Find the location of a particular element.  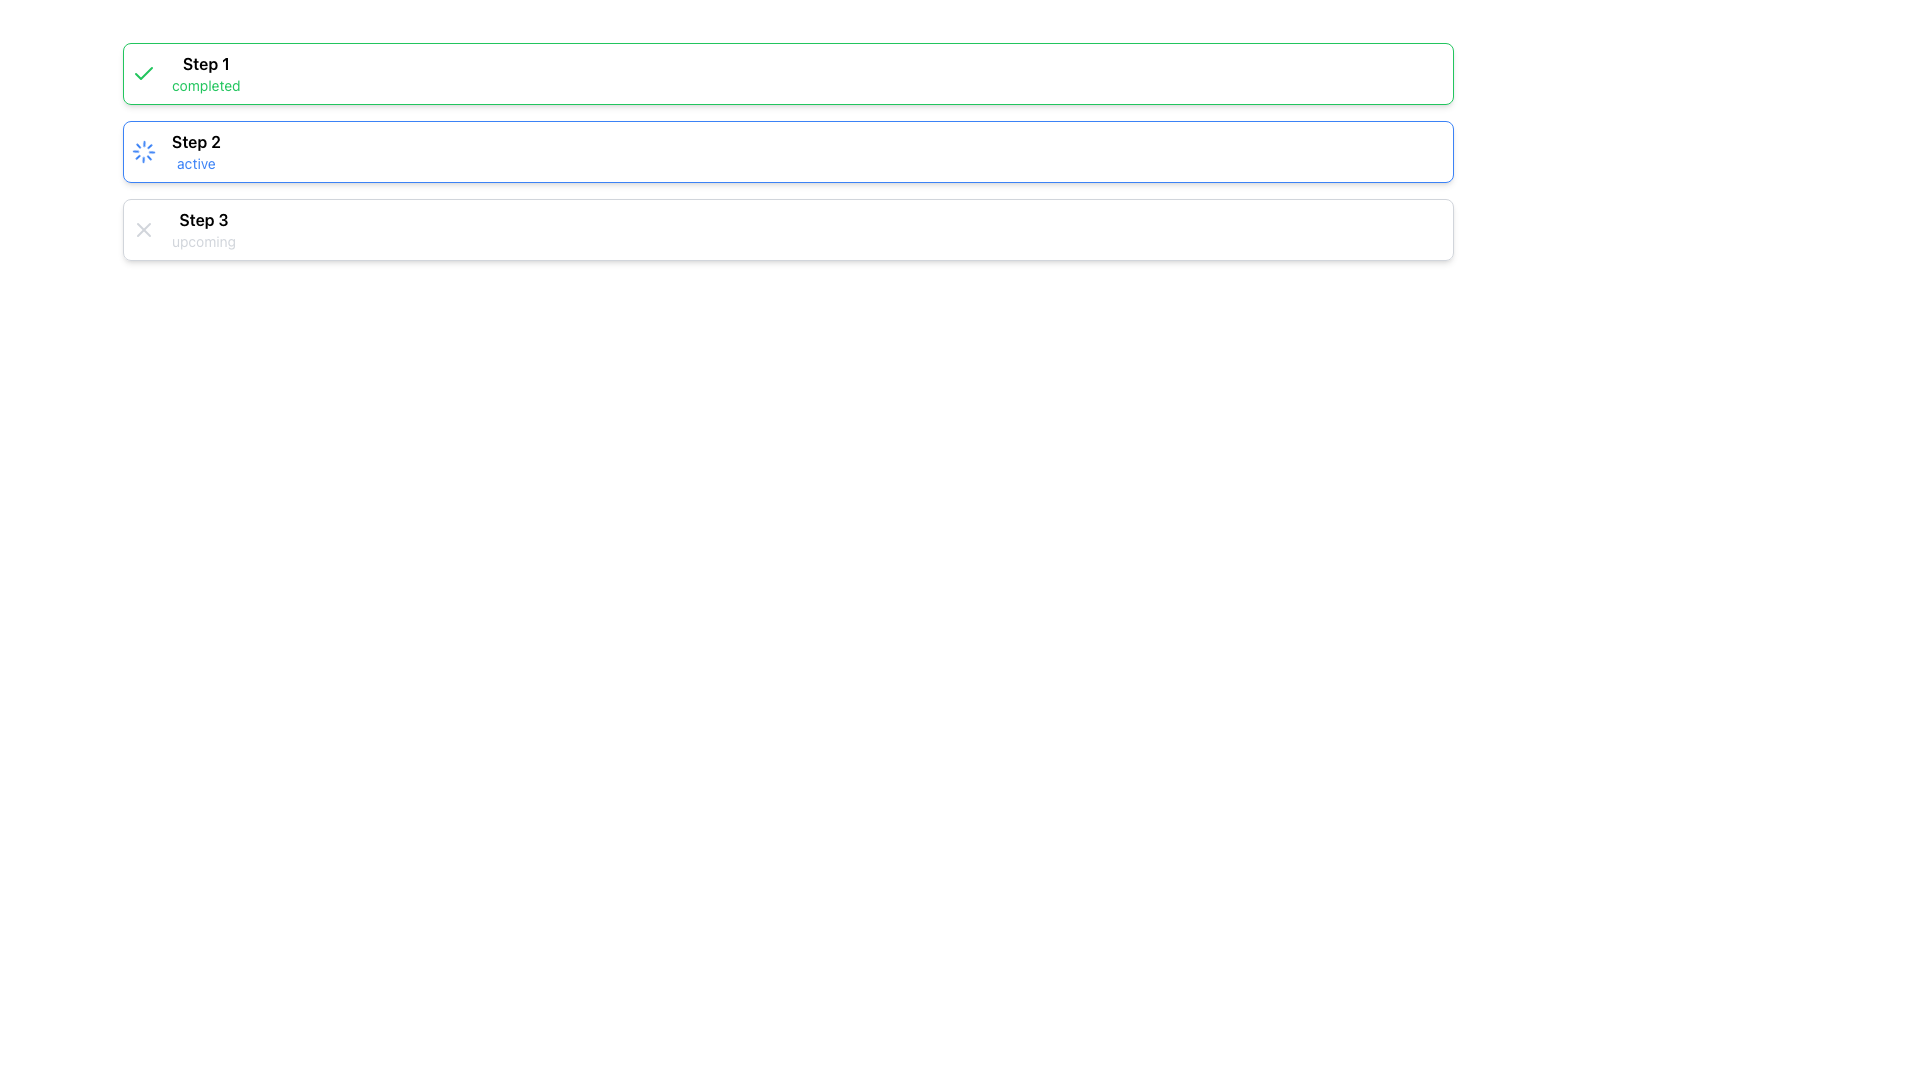

the Graphical Icon (Check Mark) that indicates the completed status for 'Step 1' in the horizontal progress indicator is located at coordinates (143, 72).